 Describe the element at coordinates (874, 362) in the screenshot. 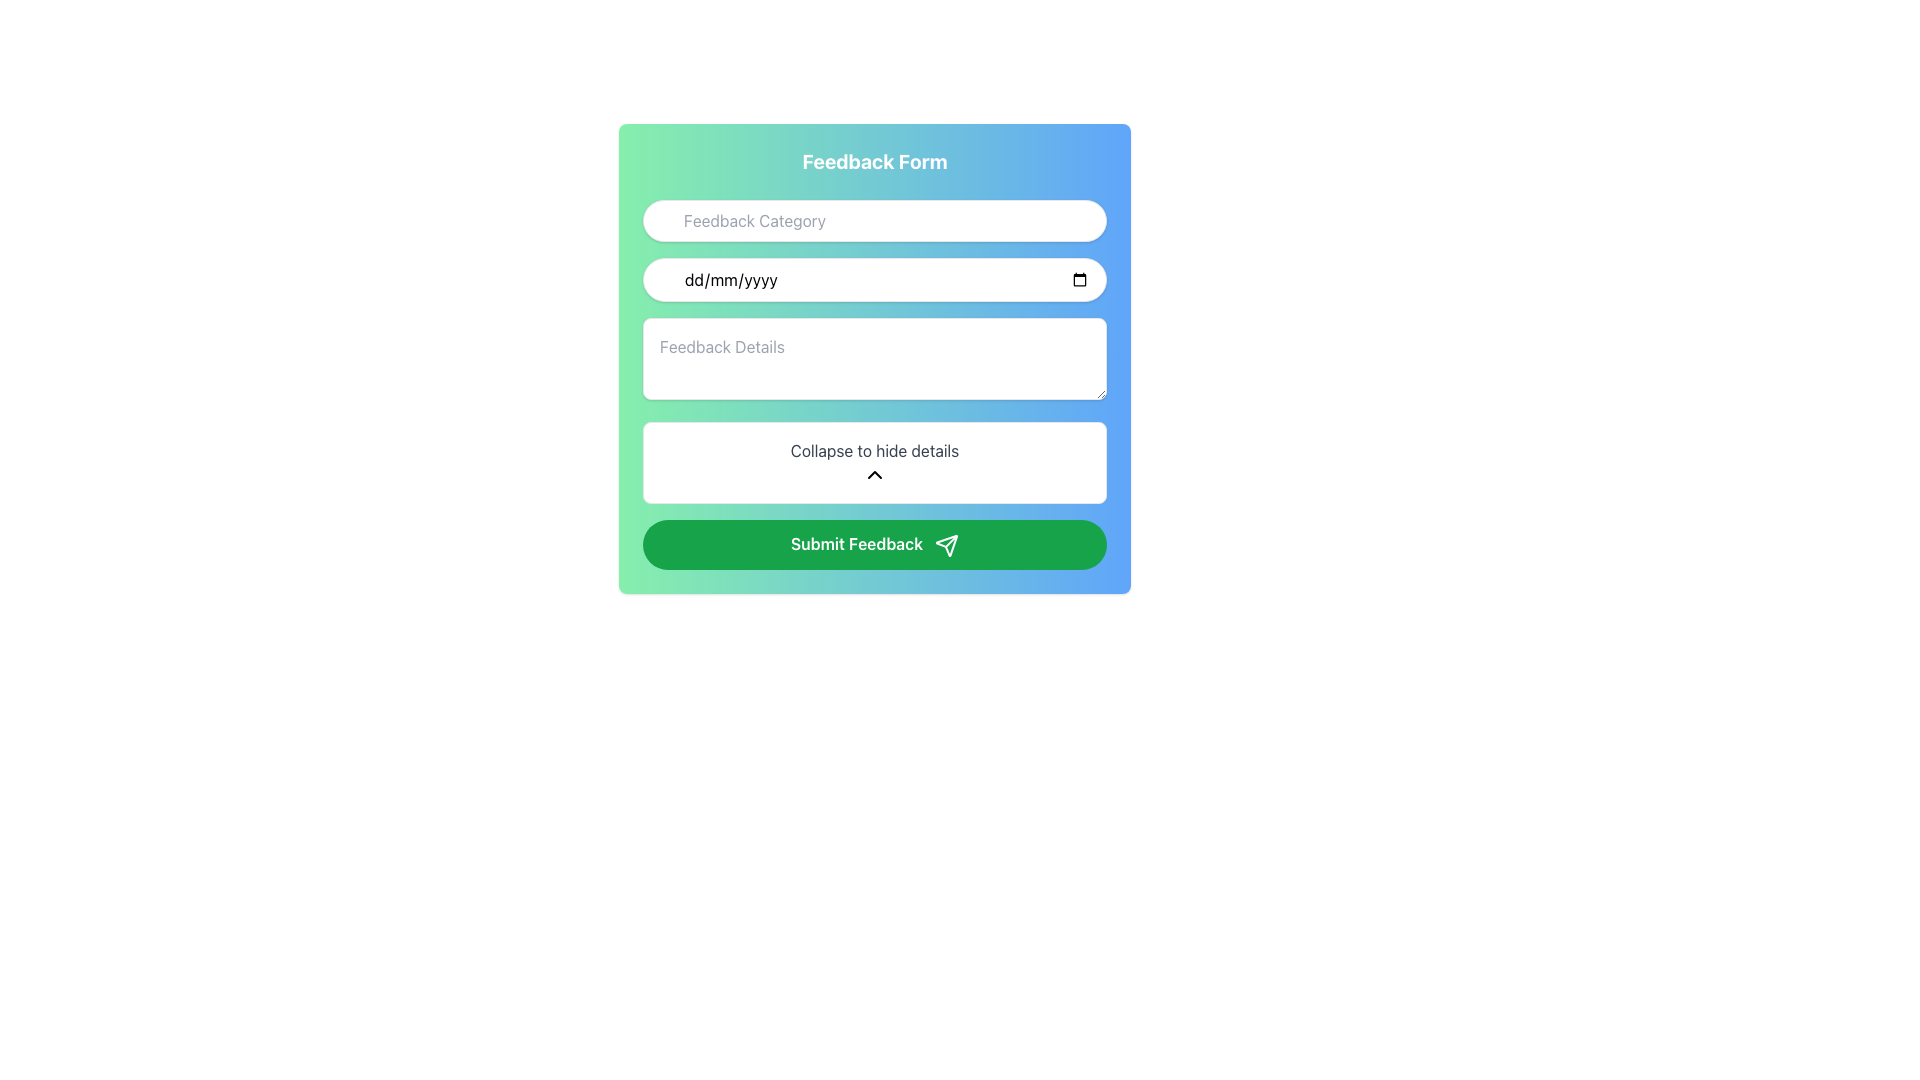

I see `the third input field in the form, which allows users to input detailed feedback` at that location.